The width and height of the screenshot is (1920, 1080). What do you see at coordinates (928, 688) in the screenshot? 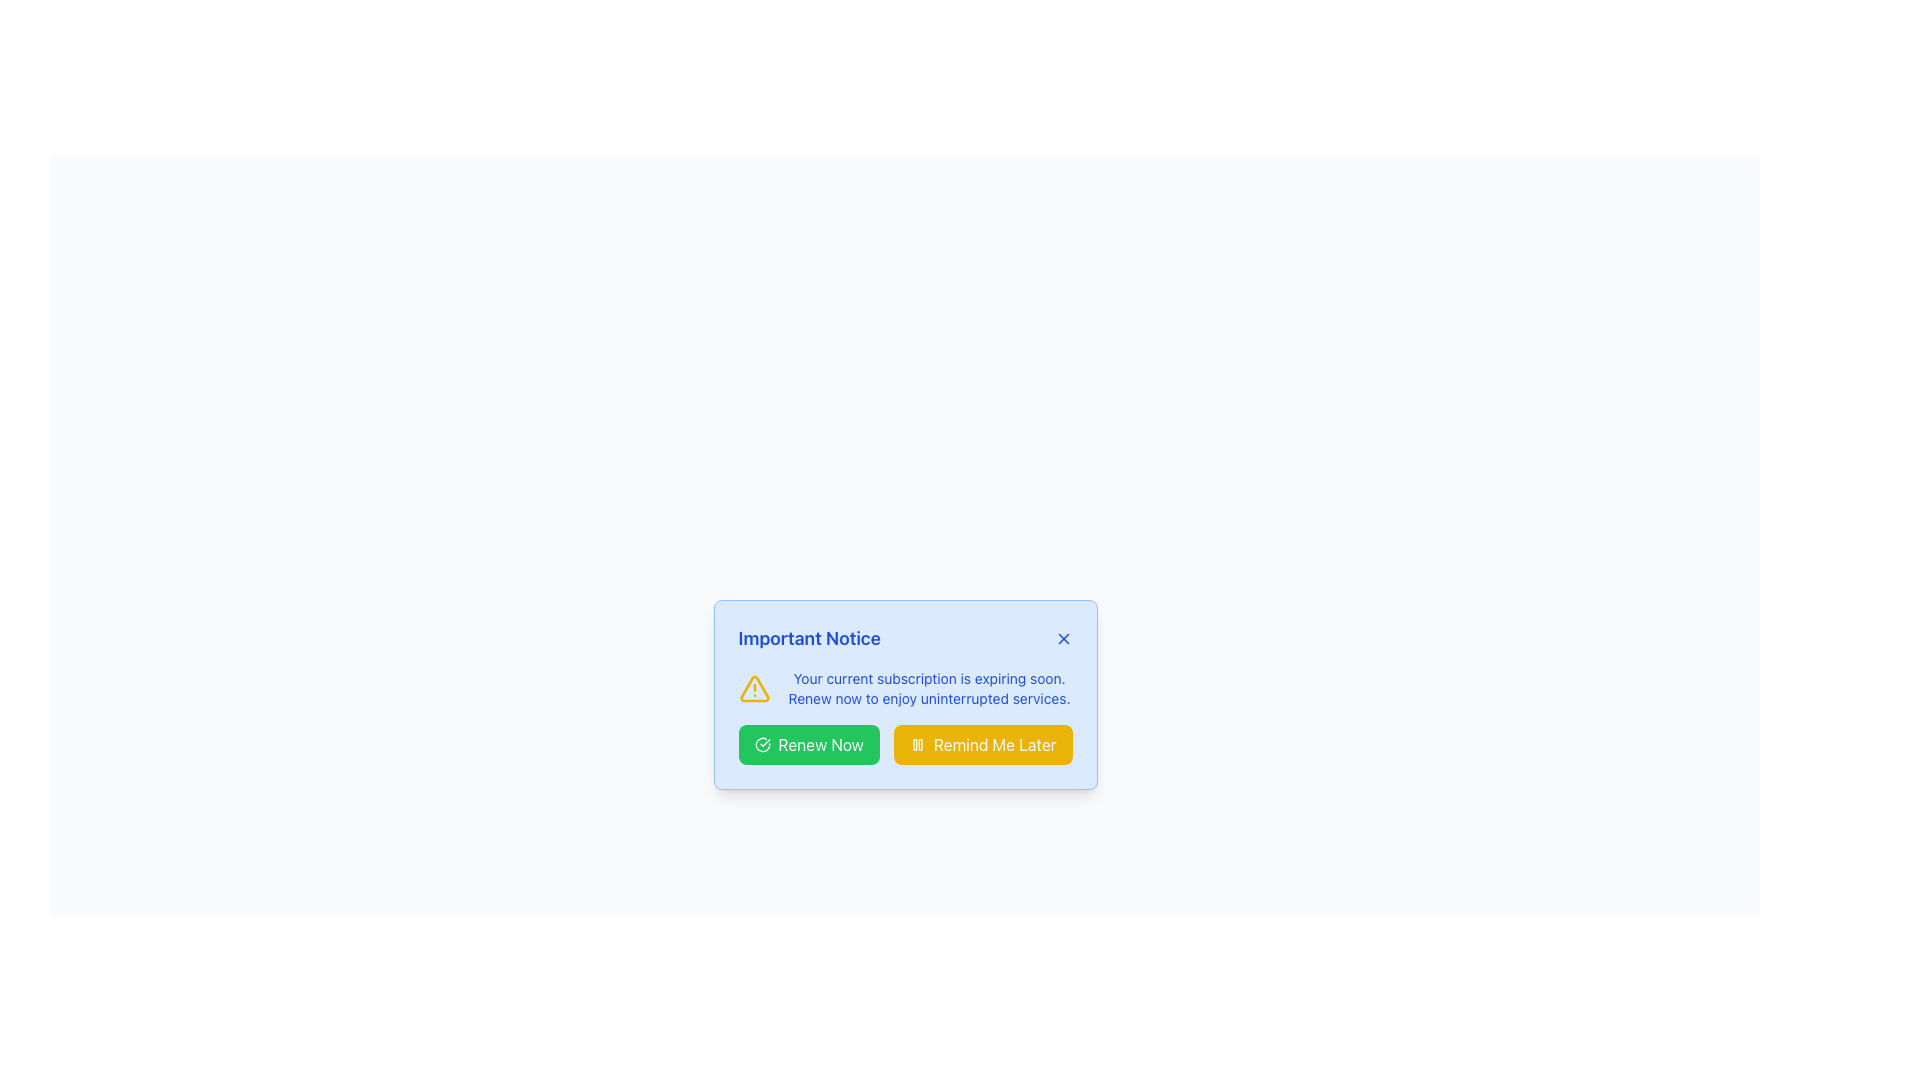
I see `the static text element that reads 'Your current subscription is expiring soon. Renew now to enjoy uninterrupted services.' located in the lower-middle region of a blue-shaded notification box` at bounding box center [928, 688].